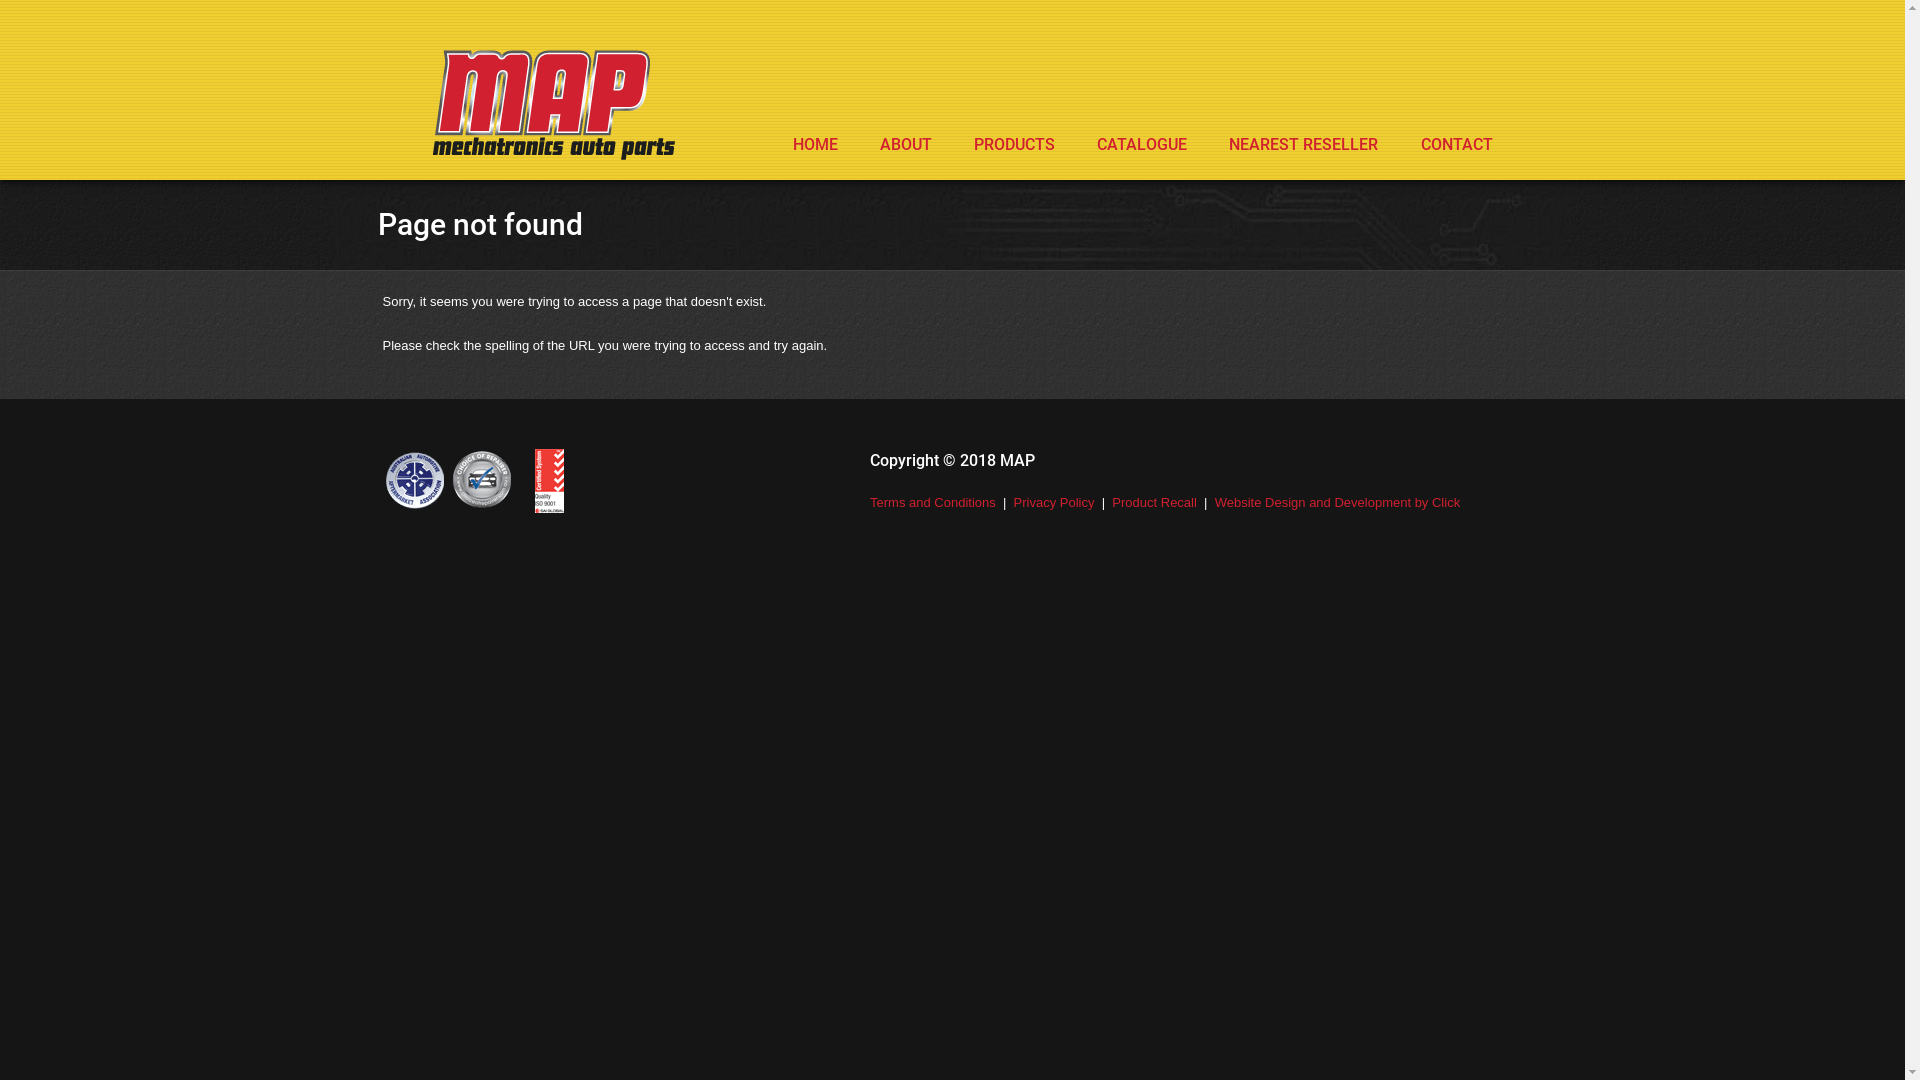  What do you see at coordinates (905, 144) in the screenshot?
I see `'ABOUT'` at bounding box center [905, 144].